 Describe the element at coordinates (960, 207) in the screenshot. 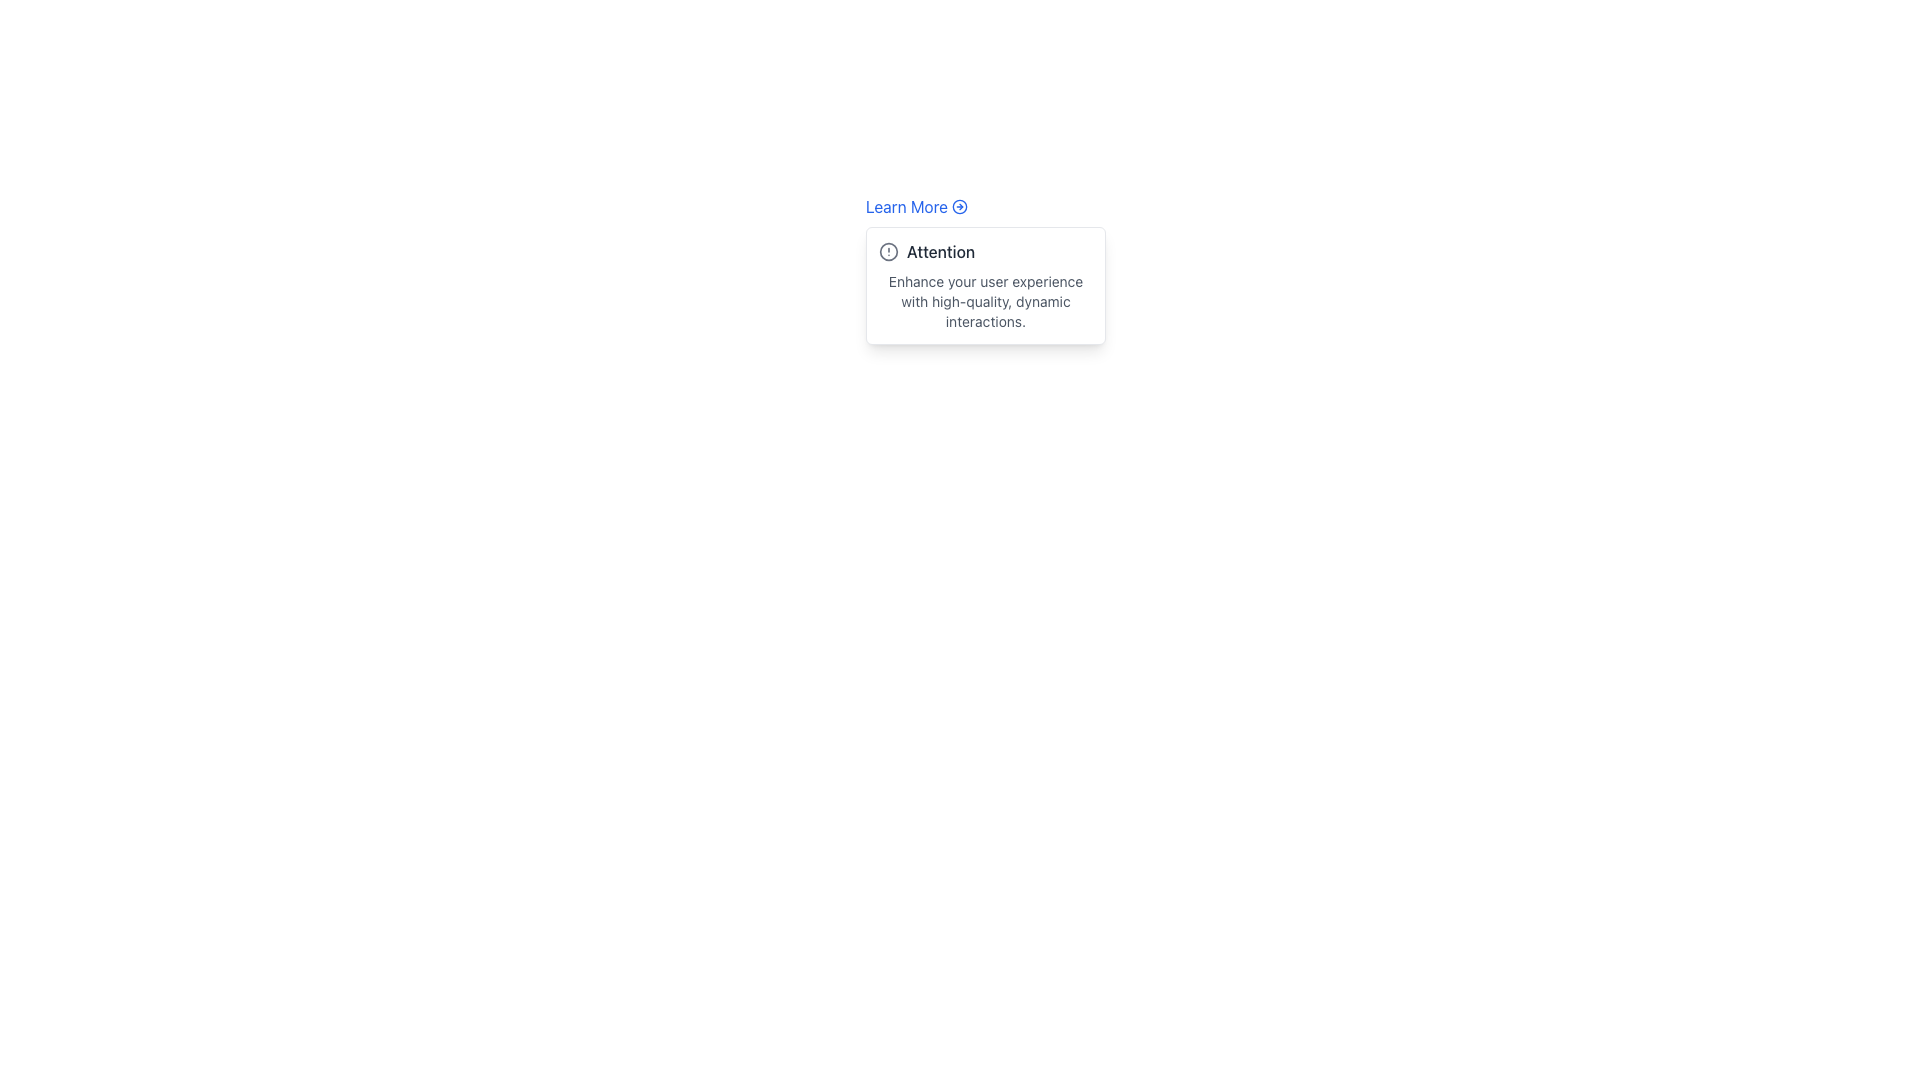

I see `the circular arrow icon pointing to the right, located next to the 'Learn More' text` at that location.